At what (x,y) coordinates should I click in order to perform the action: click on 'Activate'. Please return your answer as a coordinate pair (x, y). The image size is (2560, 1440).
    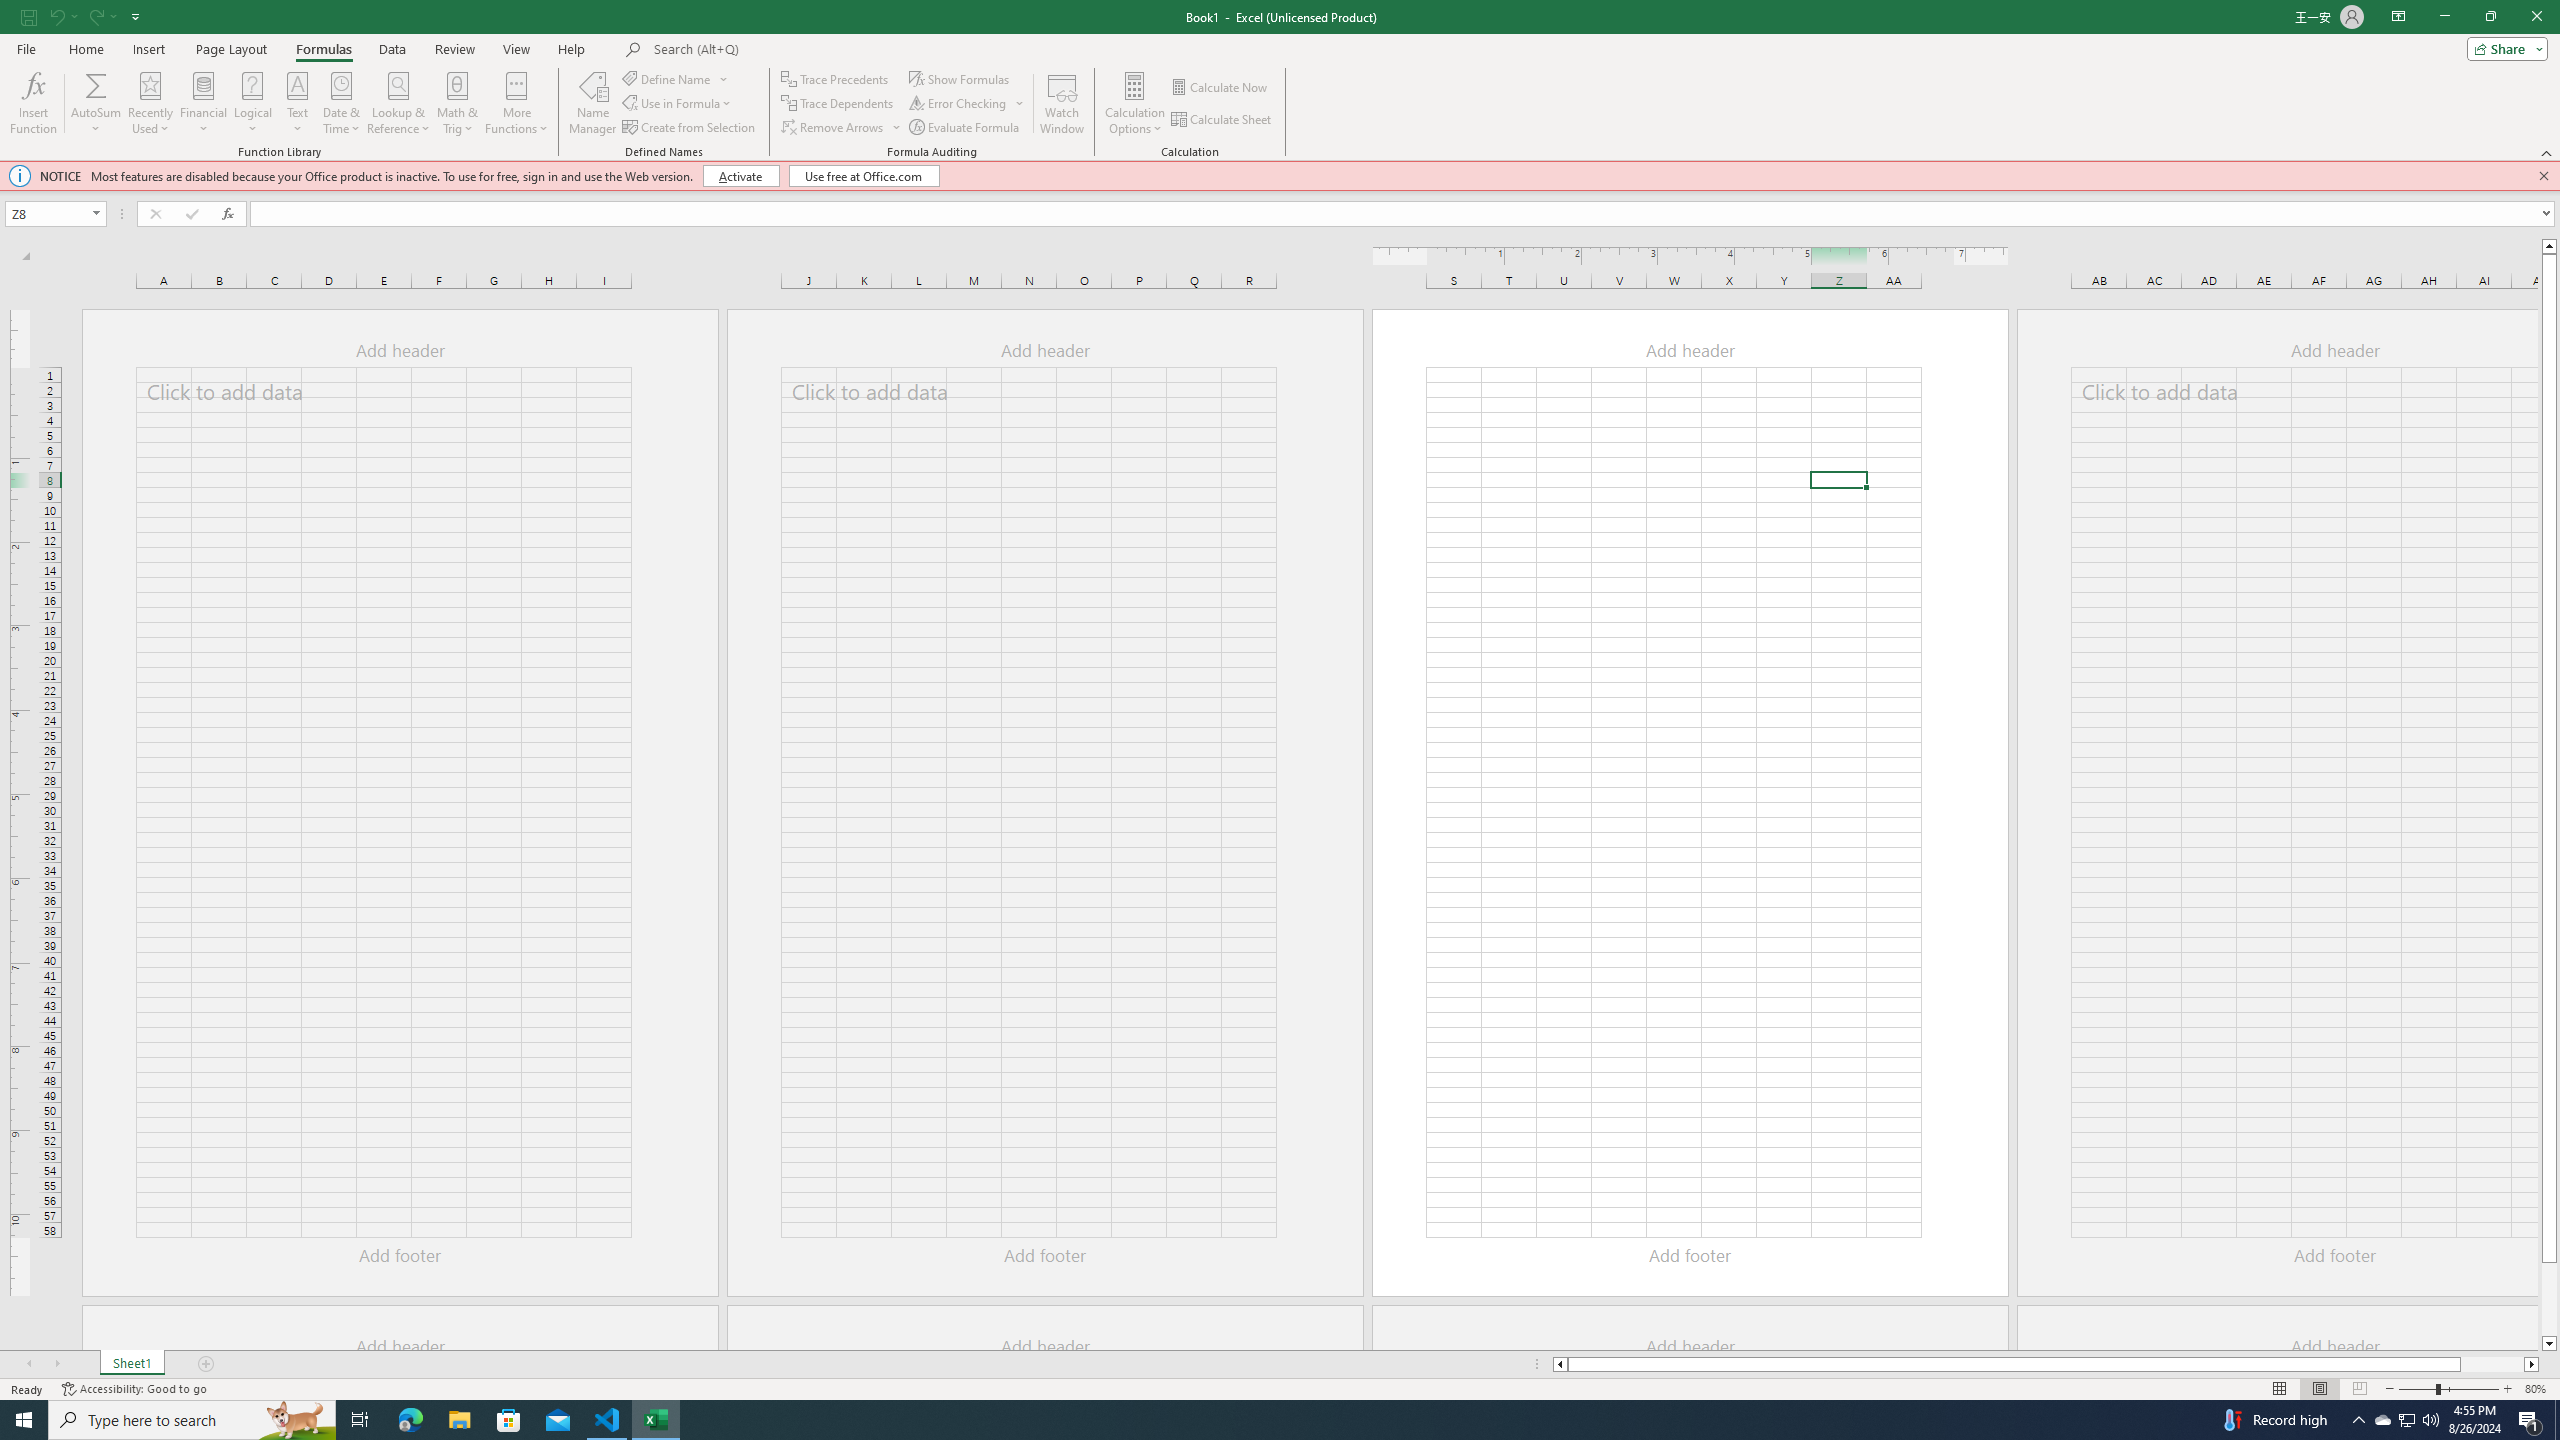
    Looking at the image, I should click on (741, 176).